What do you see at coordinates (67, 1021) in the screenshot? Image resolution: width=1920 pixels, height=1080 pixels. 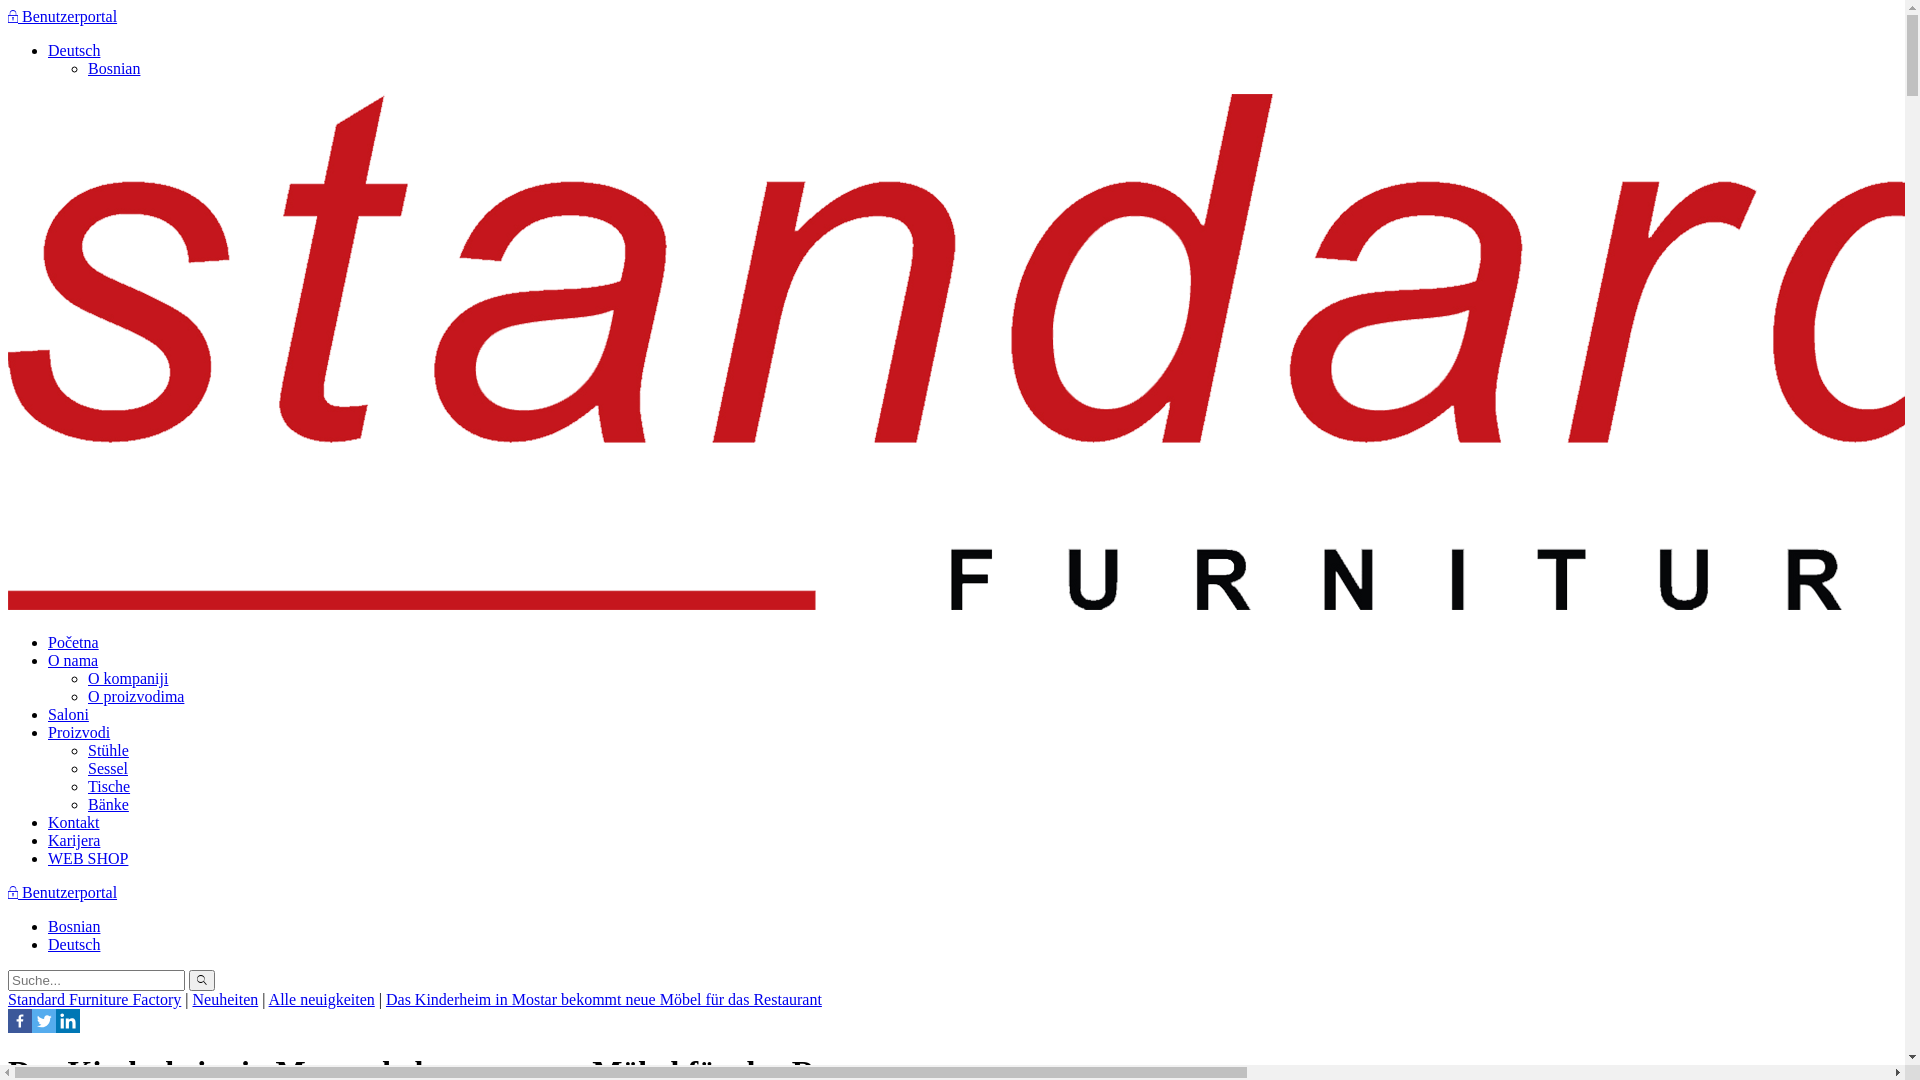 I see `'Linkedin'` at bounding box center [67, 1021].